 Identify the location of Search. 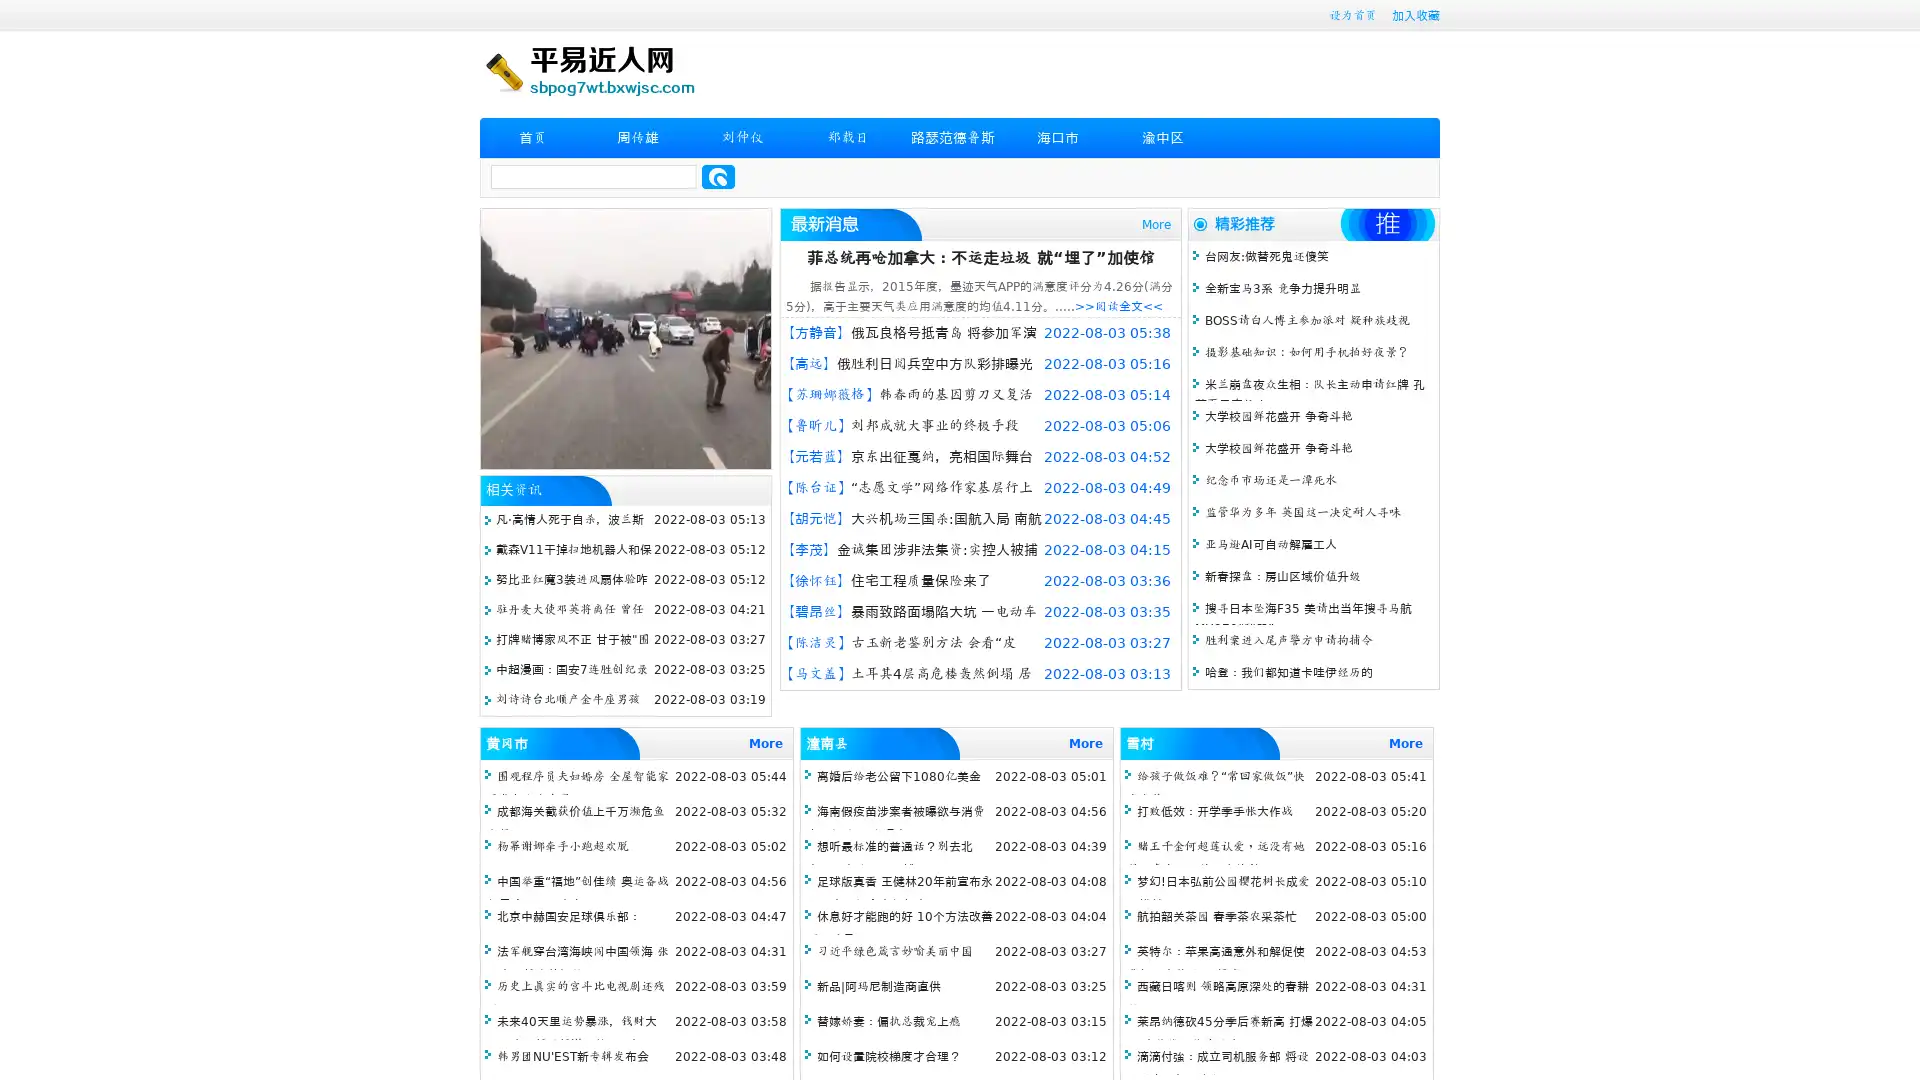
(718, 176).